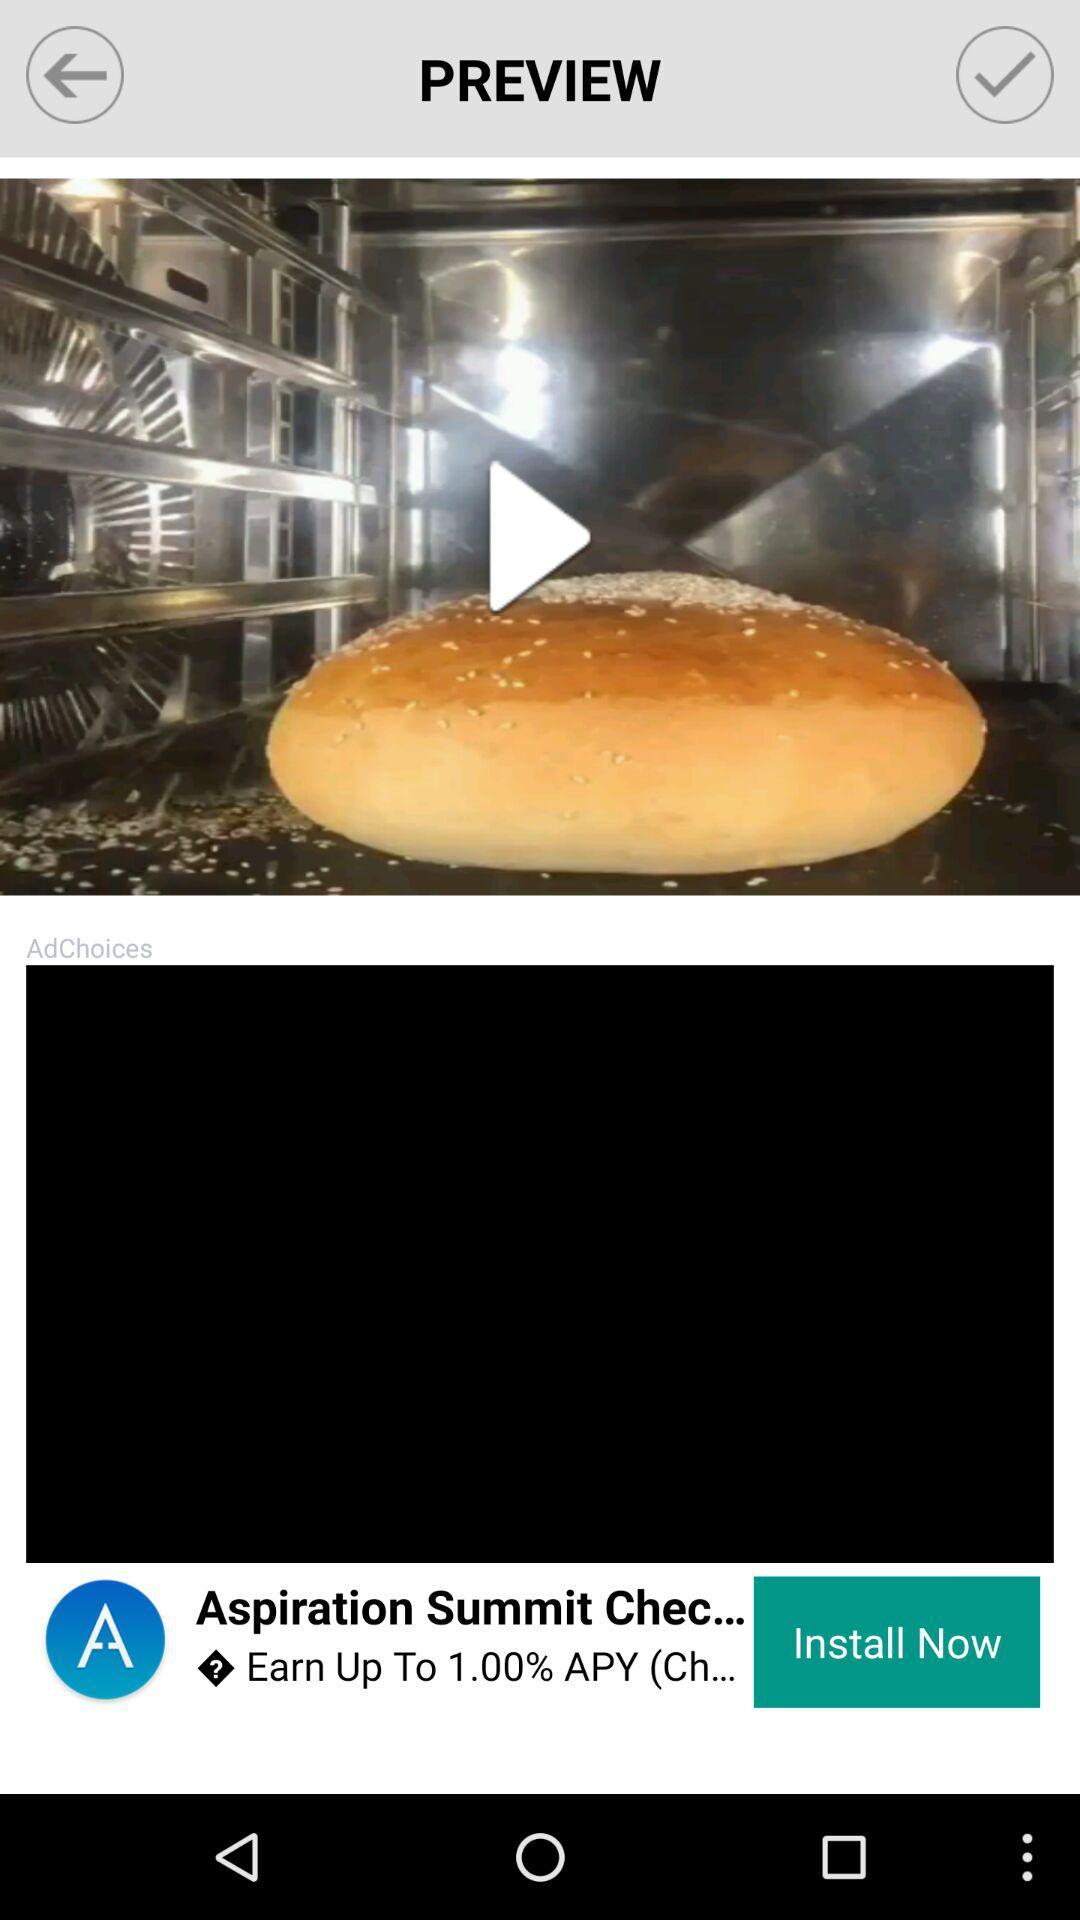 Image resolution: width=1080 pixels, height=1920 pixels. I want to click on mark as done, so click(1005, 75).